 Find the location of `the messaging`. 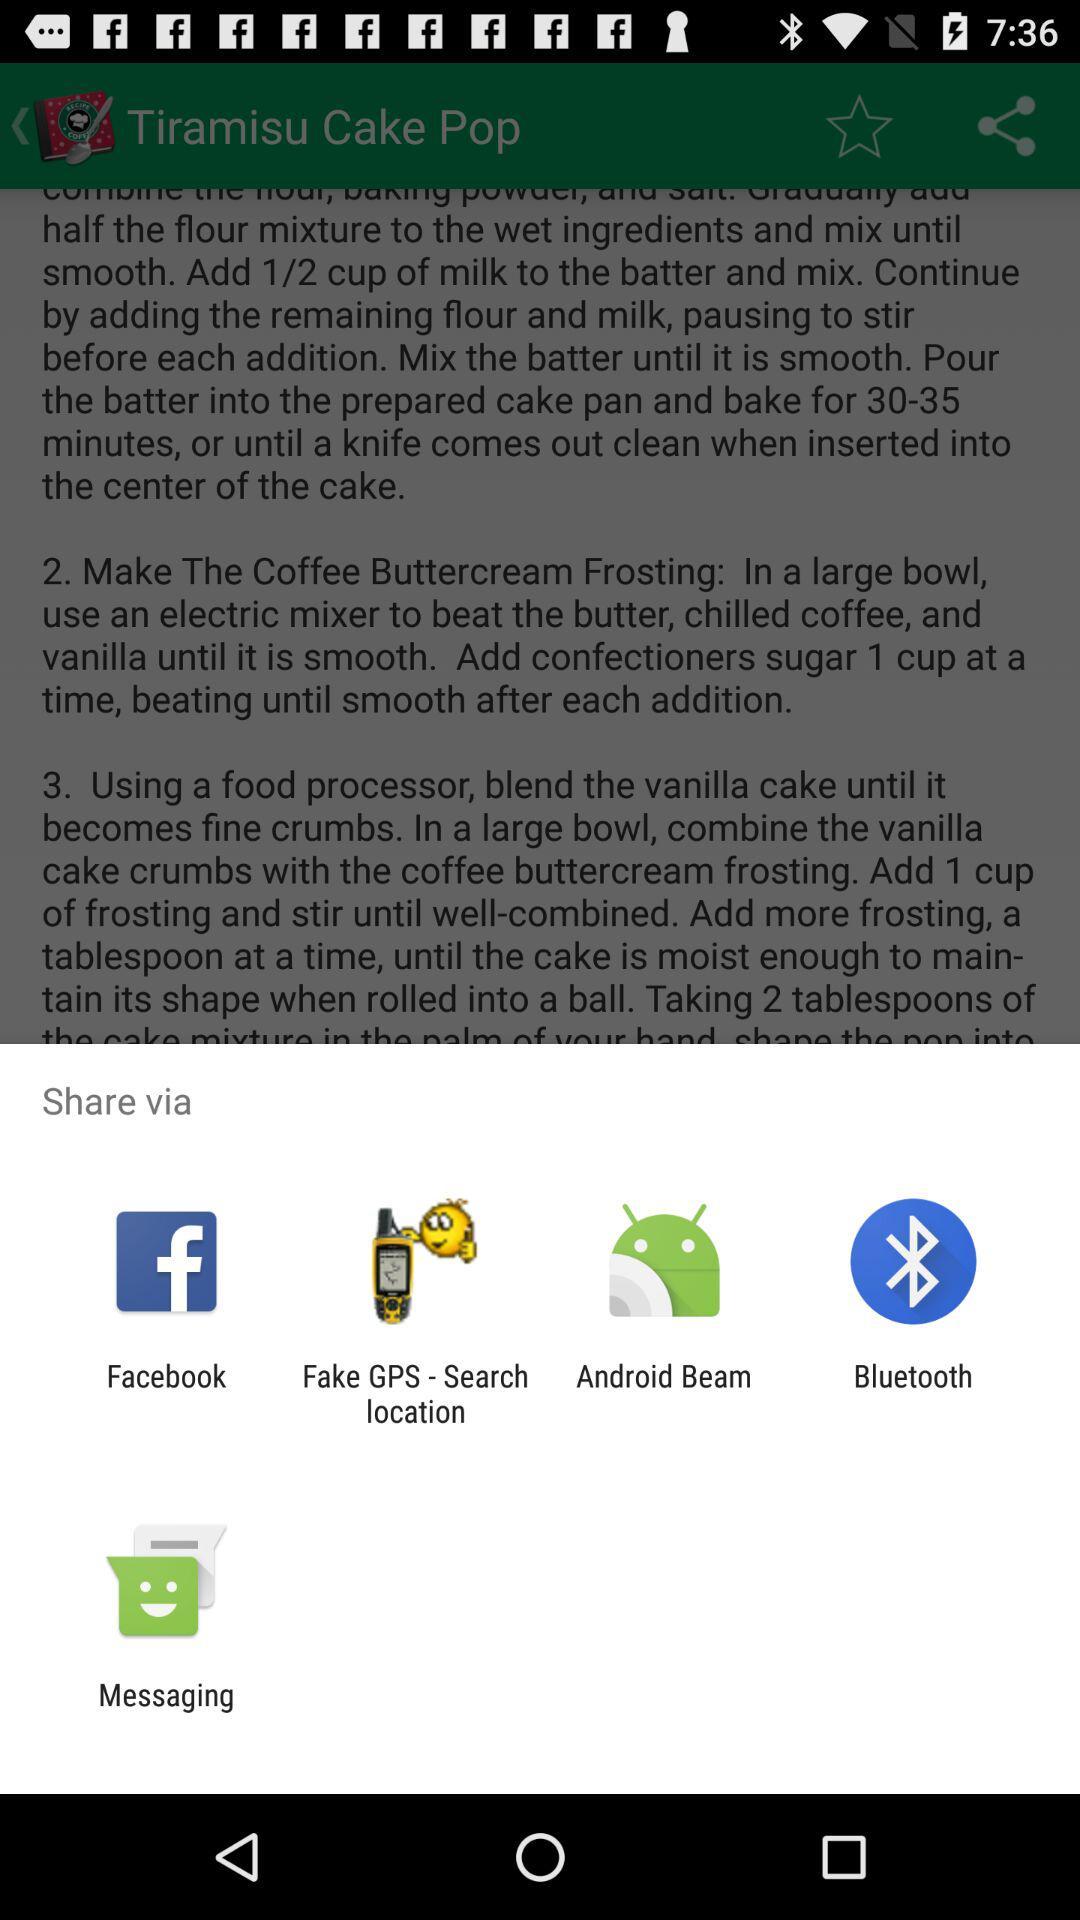

the messaging is located at coordinates (165, 1711).